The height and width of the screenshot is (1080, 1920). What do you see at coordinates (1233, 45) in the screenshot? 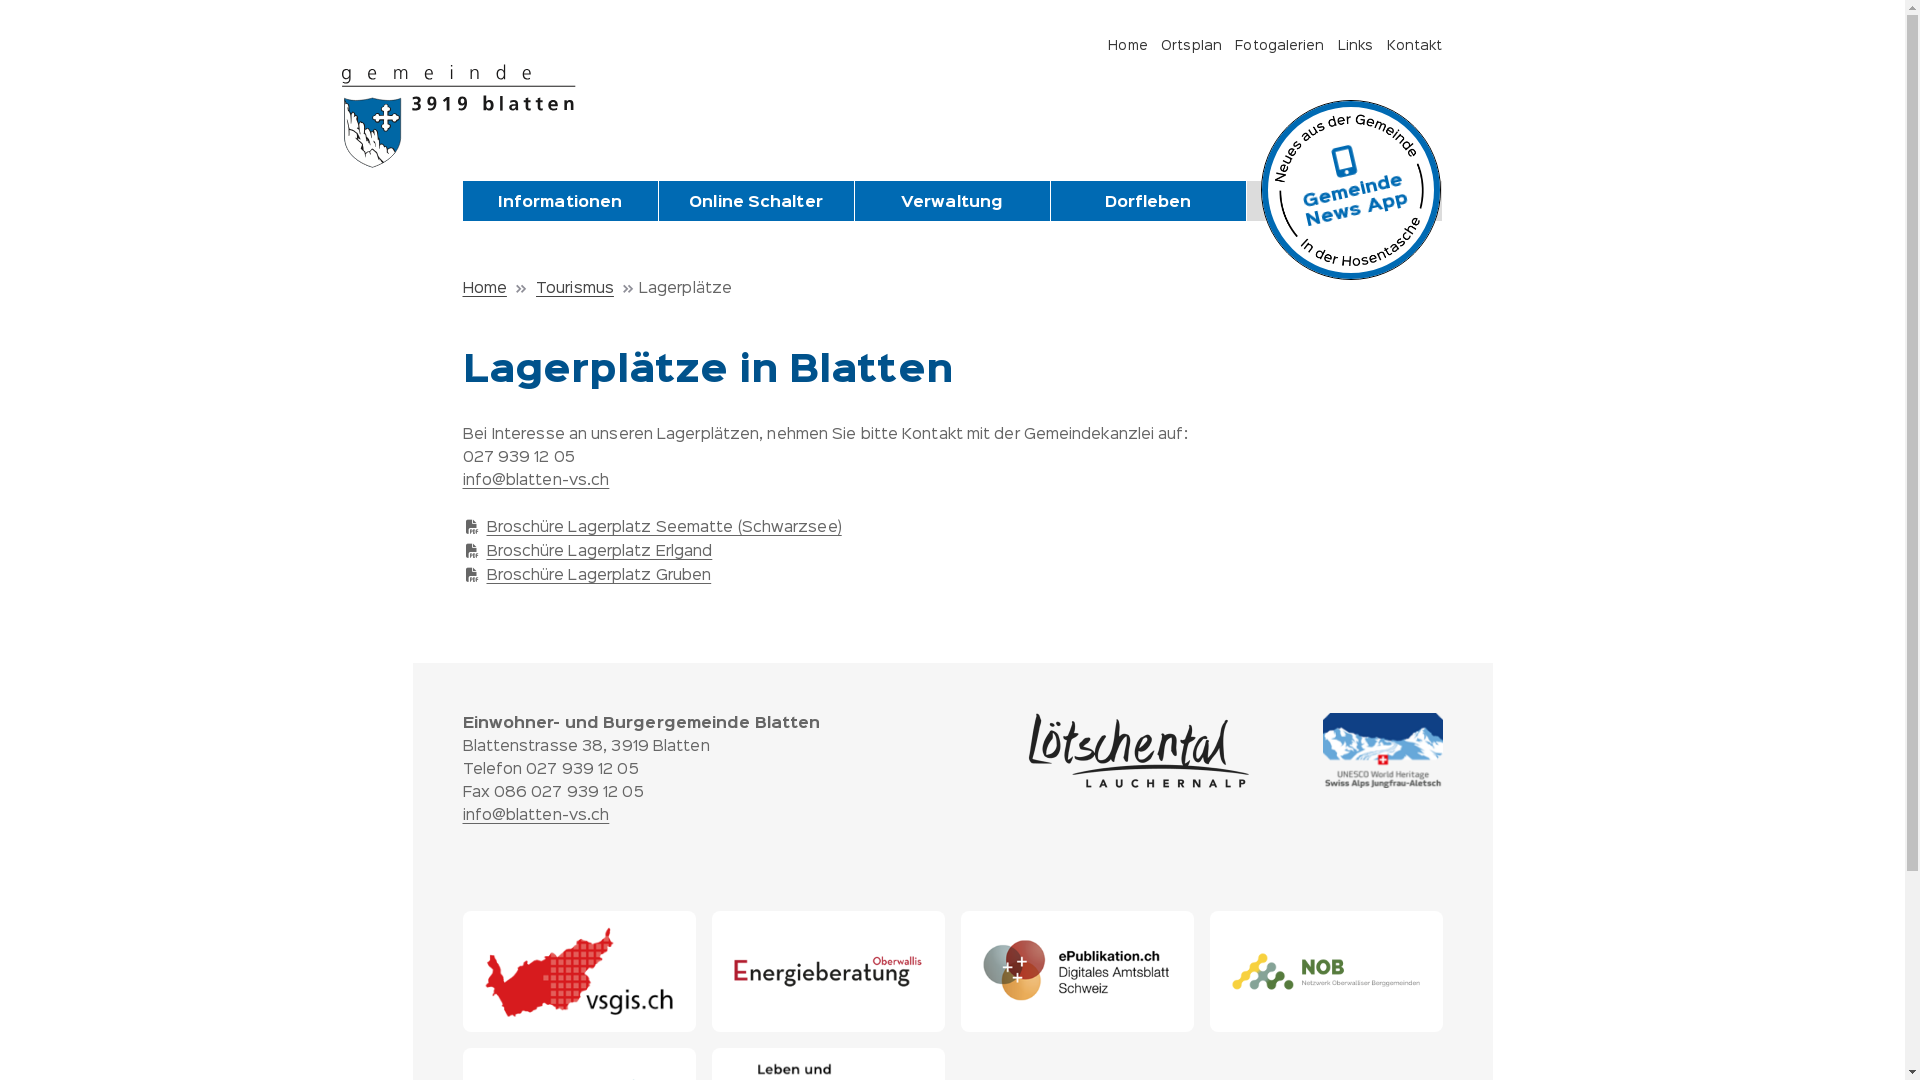
I see `'Fotogalerien'` at bounding box center [1233, 45].